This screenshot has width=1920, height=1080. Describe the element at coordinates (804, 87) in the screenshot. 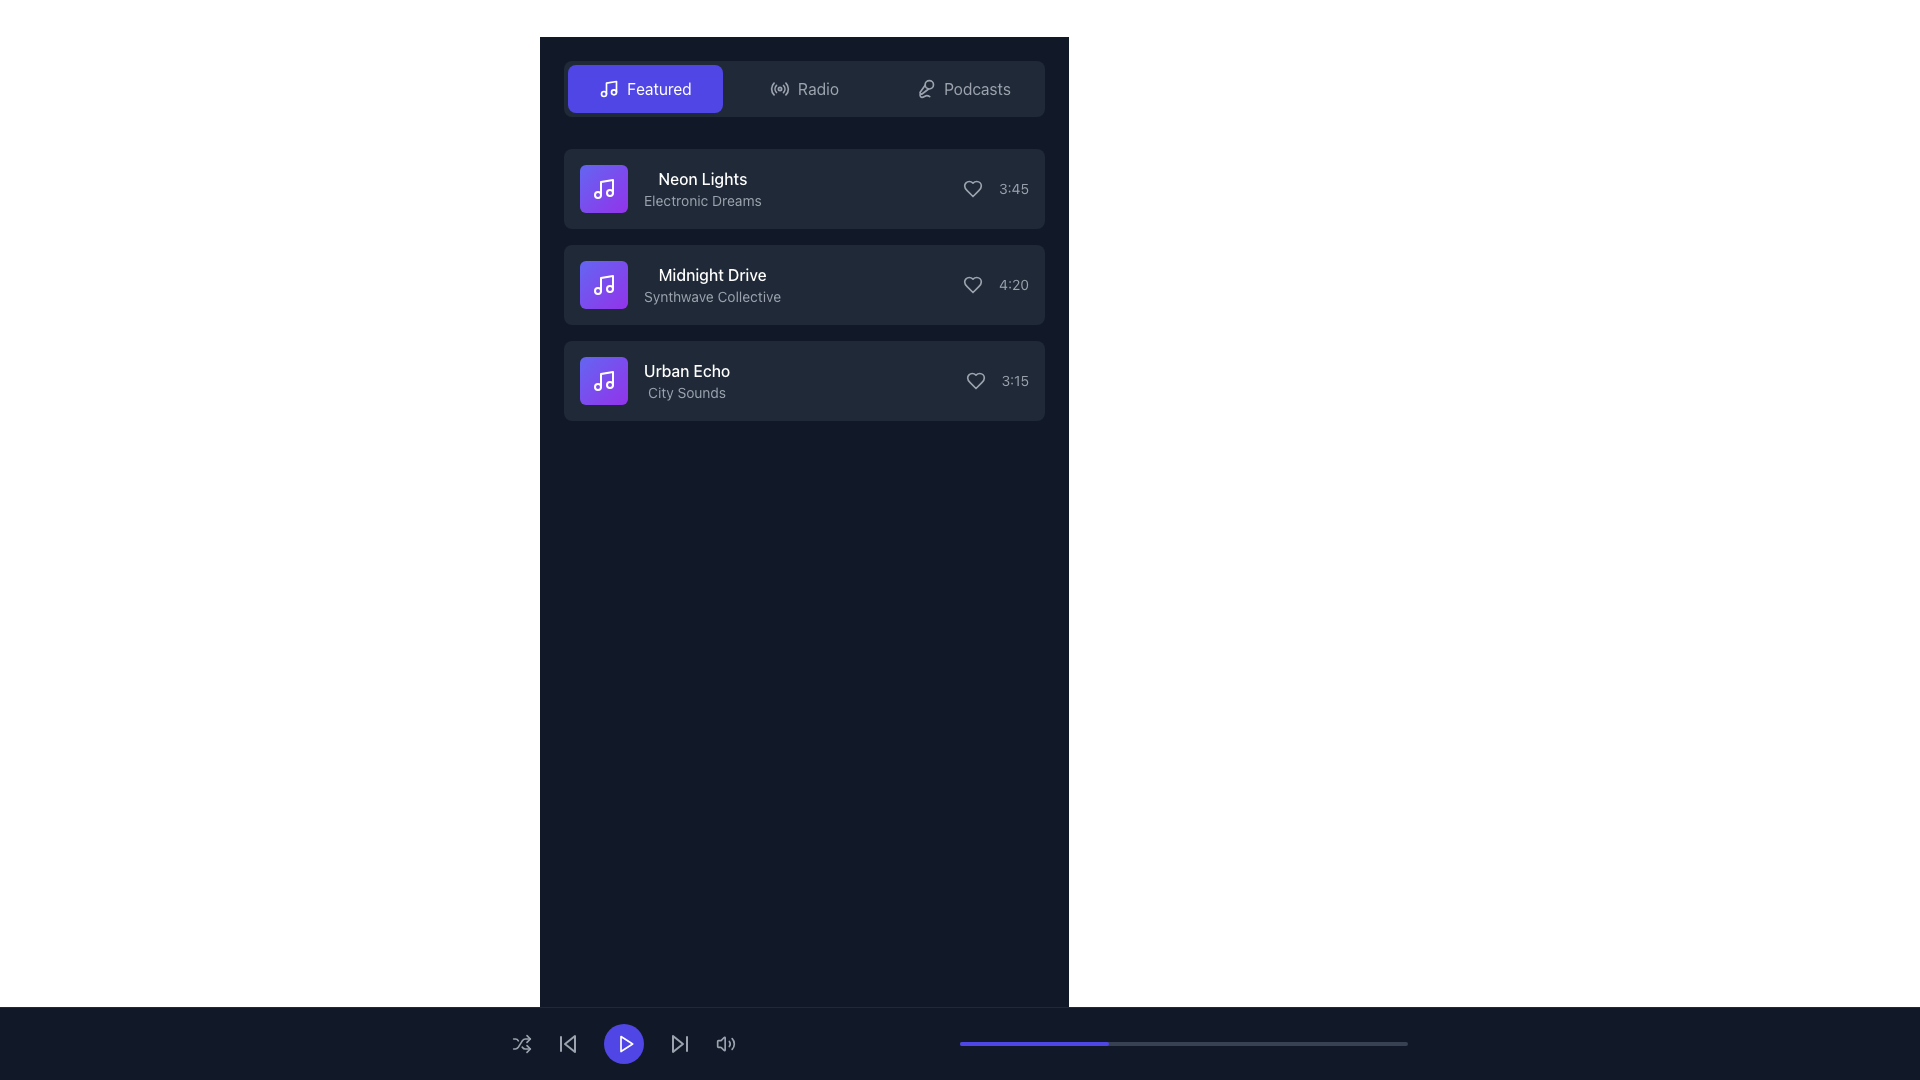

I see `the second button in the horizontal navigation menu` at that location.